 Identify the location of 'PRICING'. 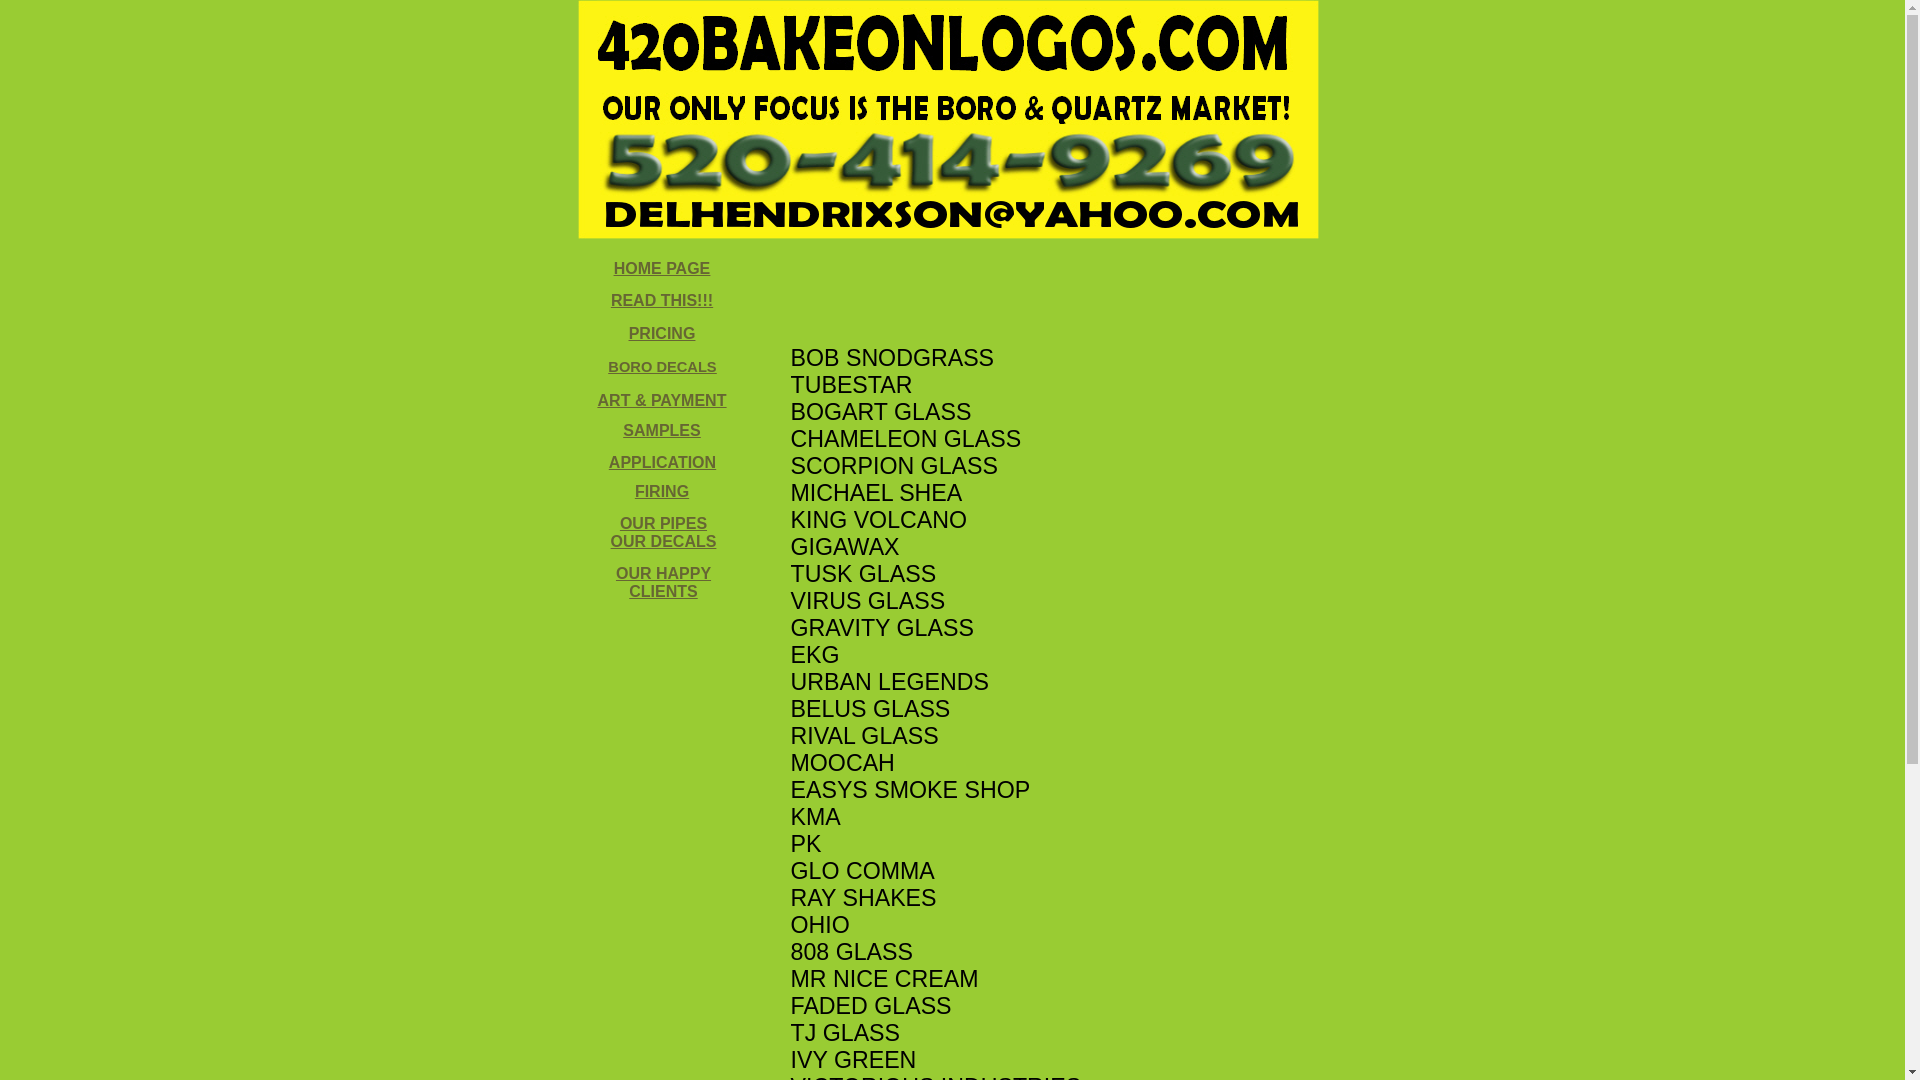
(662, 332).